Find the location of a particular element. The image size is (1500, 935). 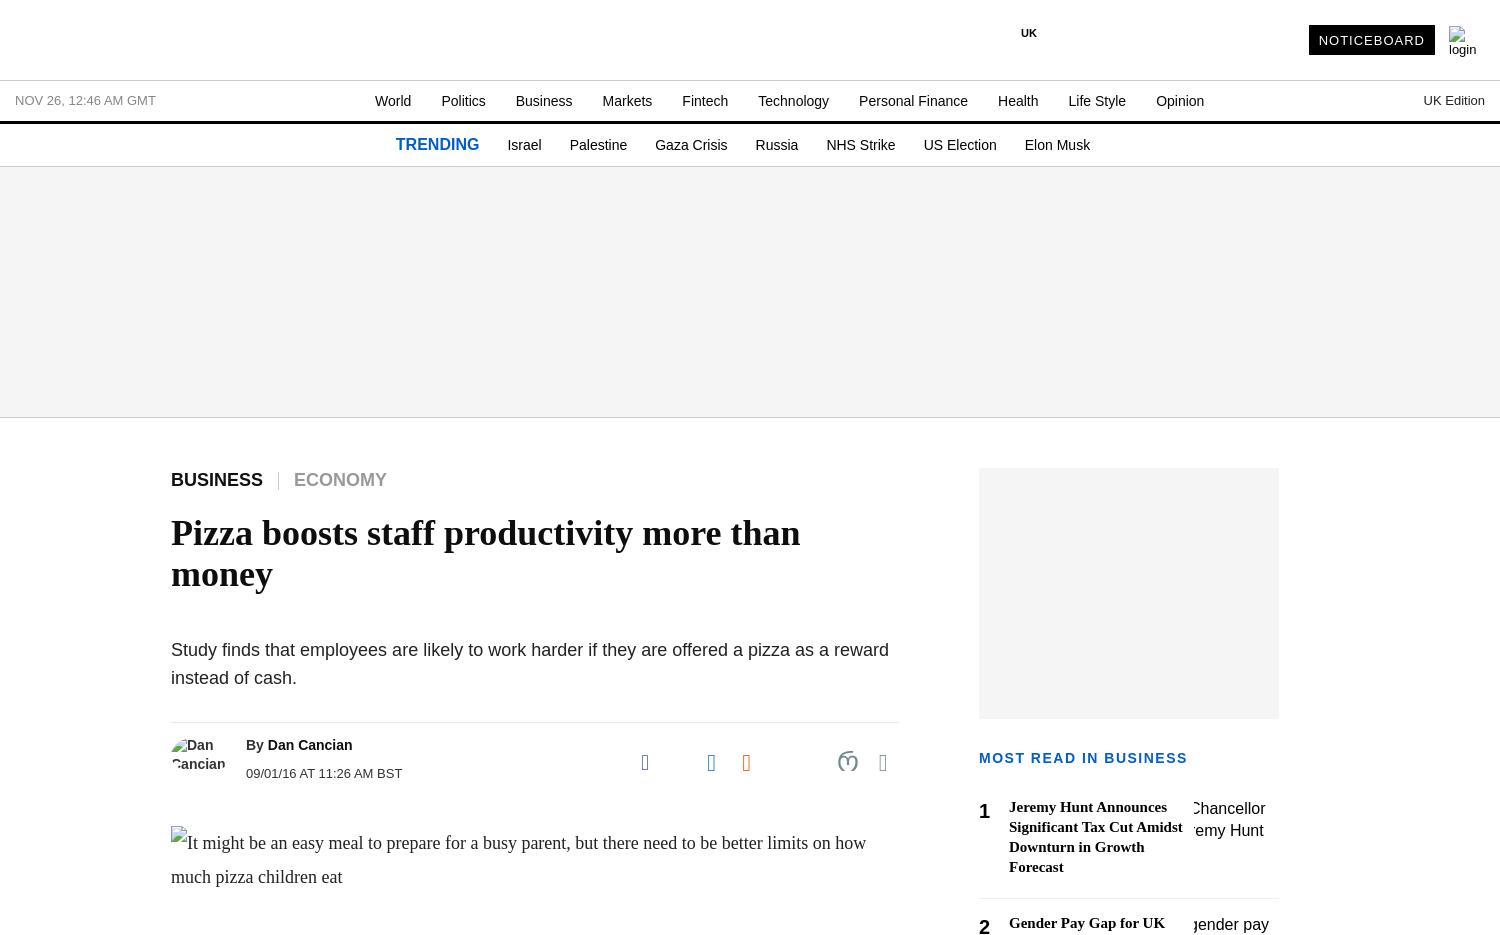

'NOTICEBOARD' is located at coordinates (1317, 39).